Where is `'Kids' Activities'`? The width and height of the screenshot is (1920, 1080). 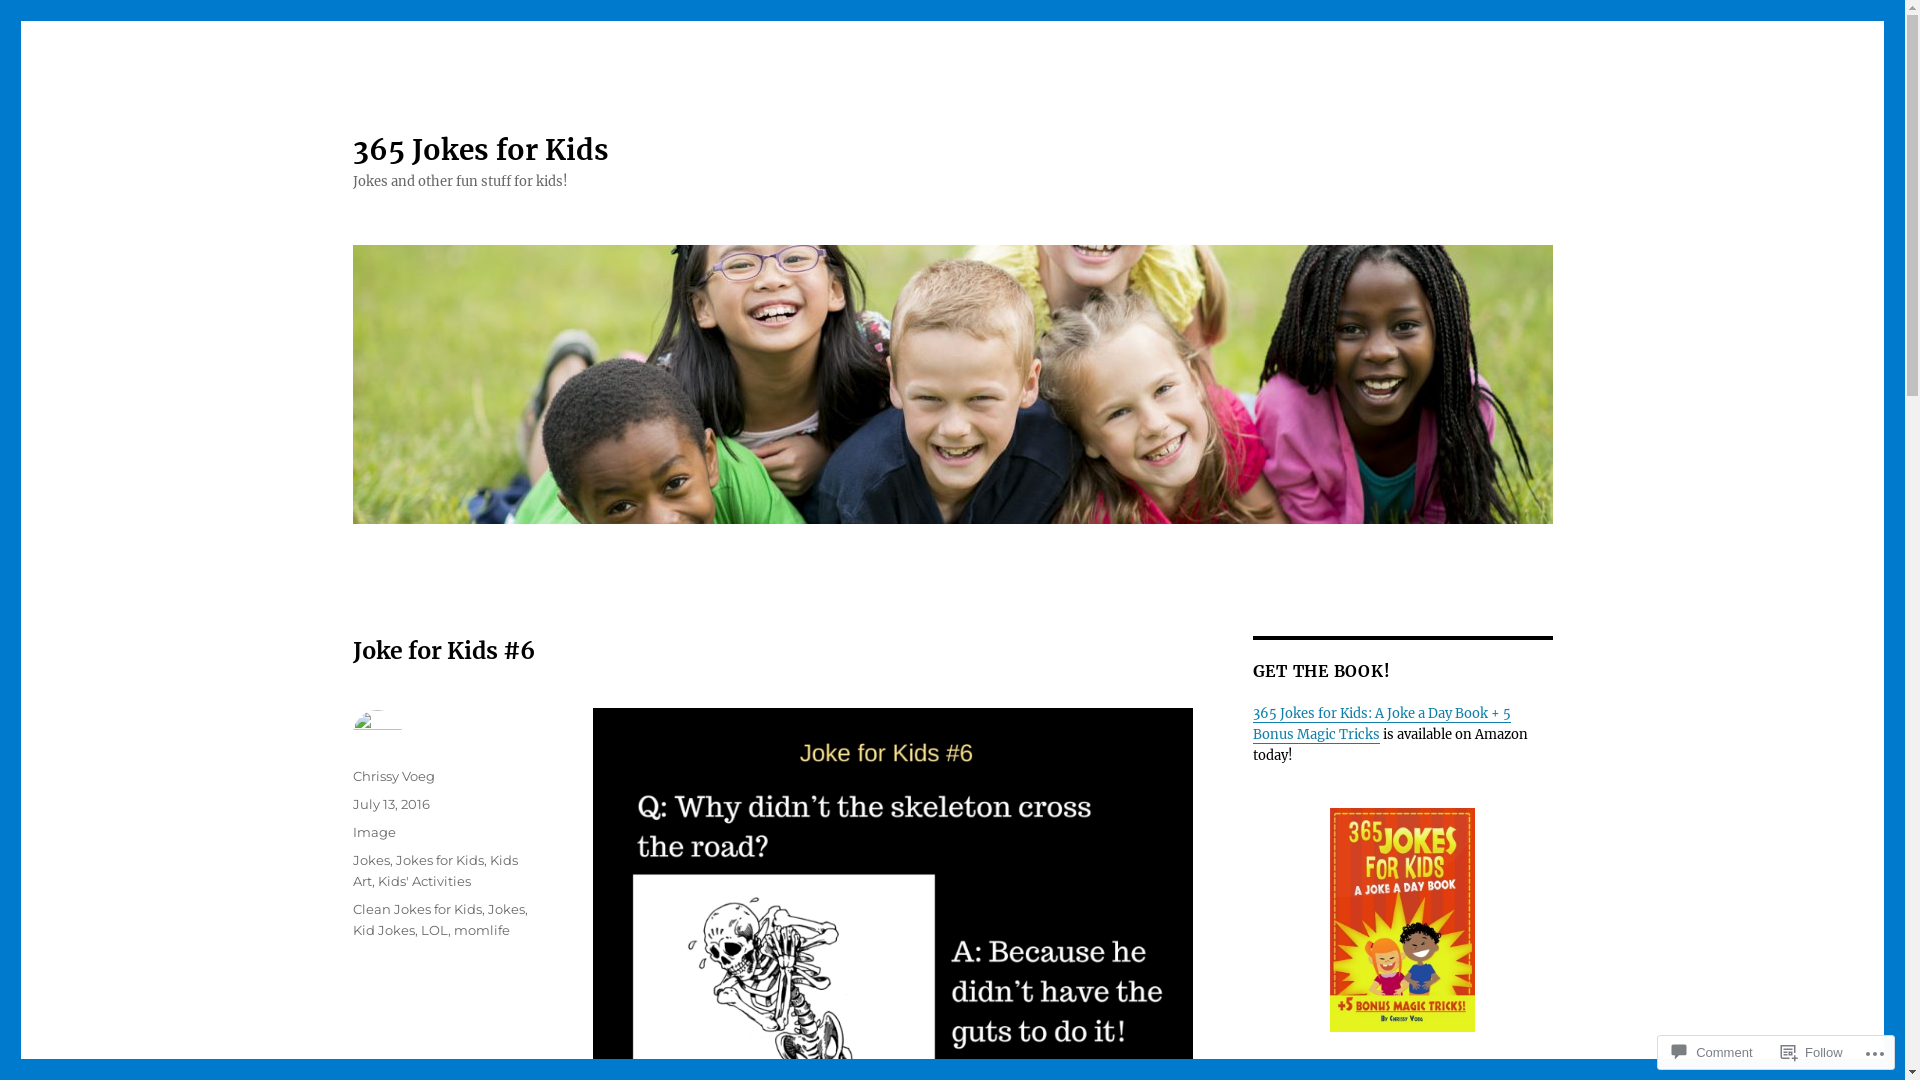
'Kids' Activities' is located at coordinates (423, 879).